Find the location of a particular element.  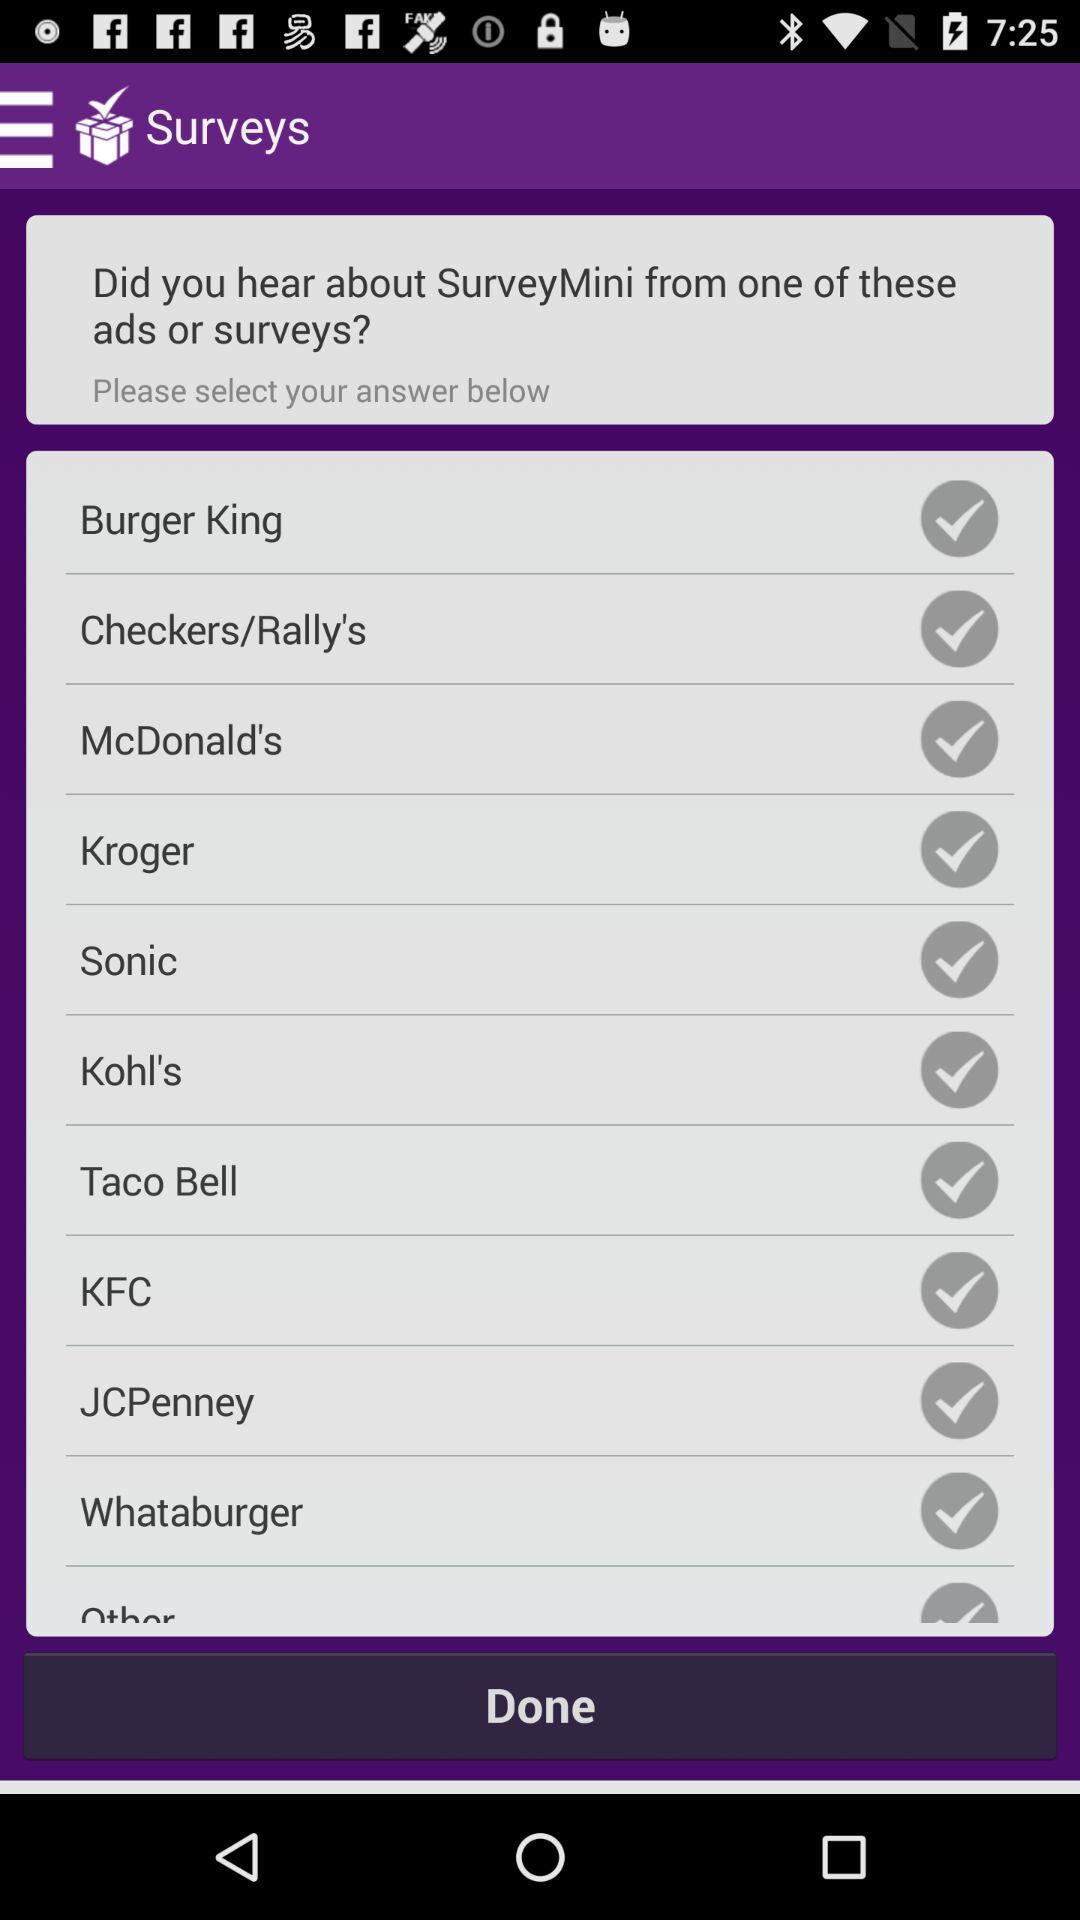

the jcpenney is located at coordinates (540, 1399).